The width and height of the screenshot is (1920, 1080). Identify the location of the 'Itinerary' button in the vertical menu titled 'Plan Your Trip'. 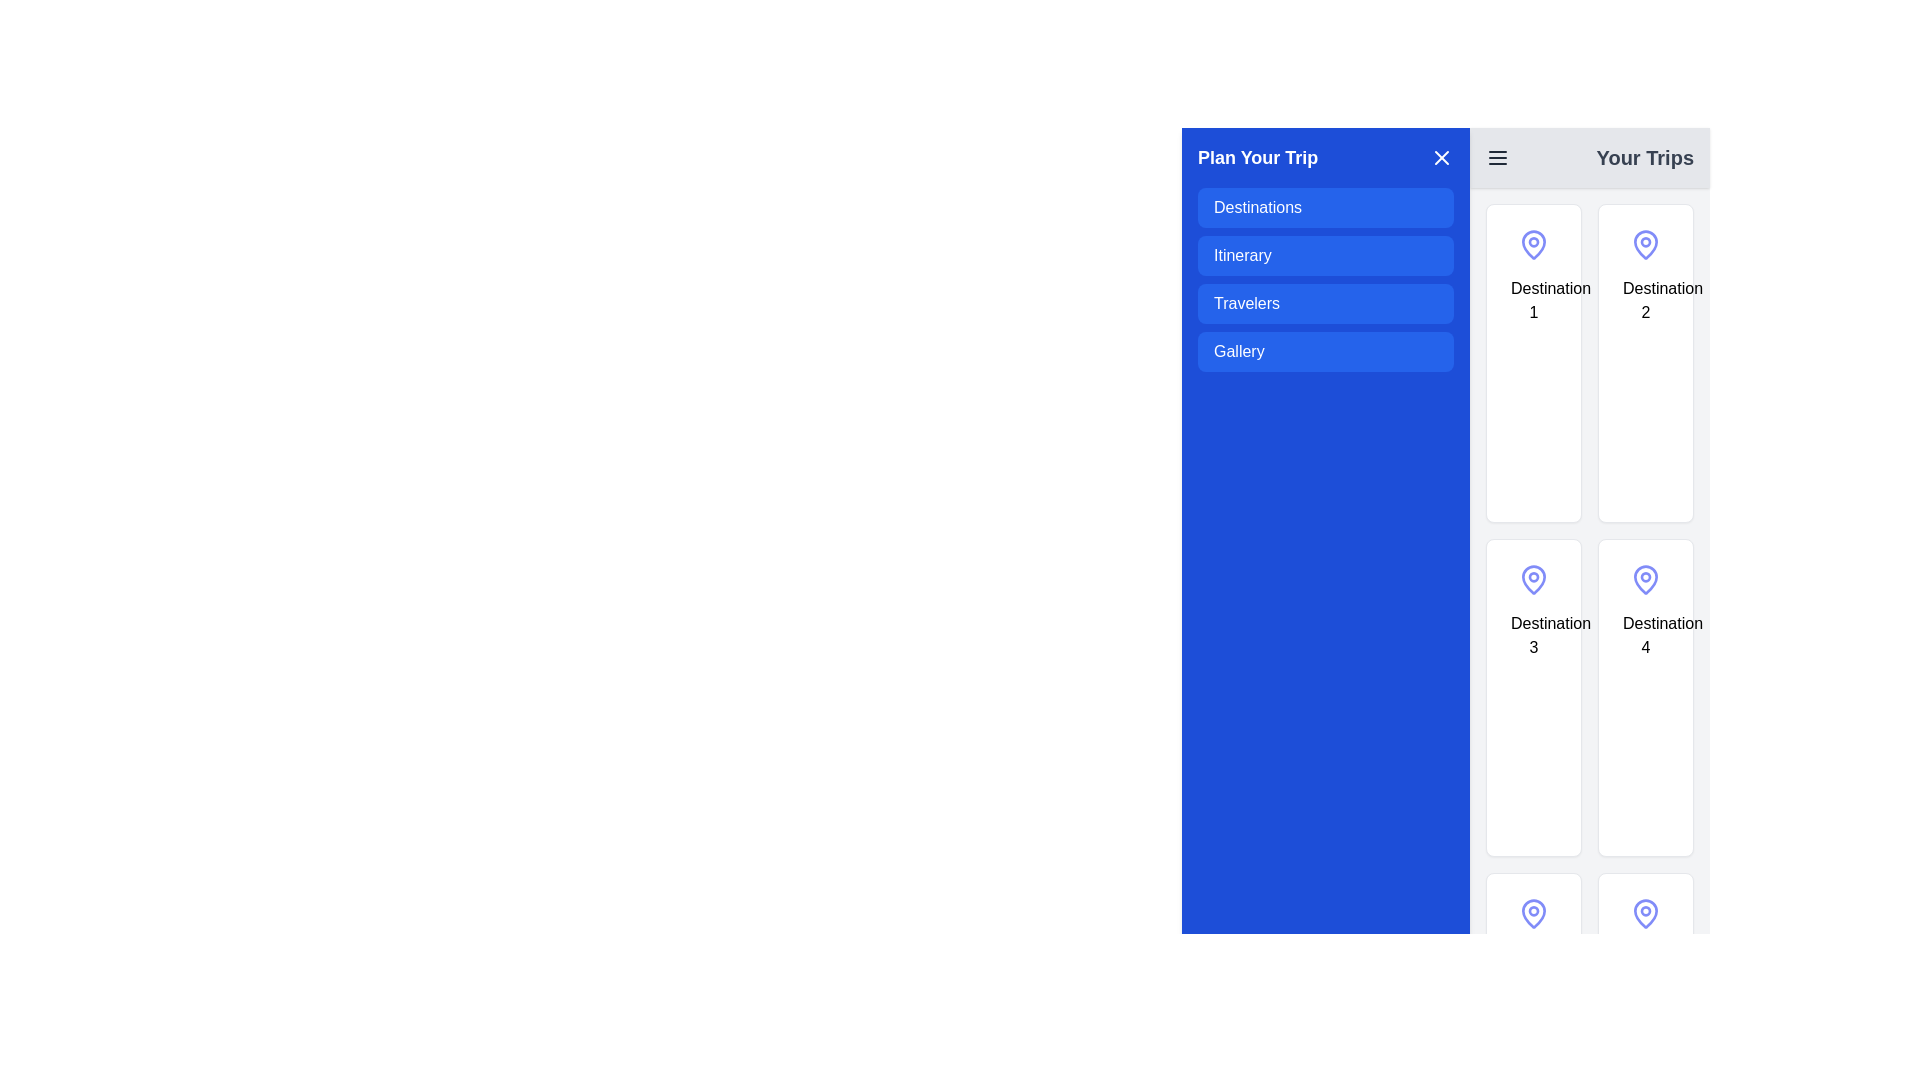
(1325, 254).